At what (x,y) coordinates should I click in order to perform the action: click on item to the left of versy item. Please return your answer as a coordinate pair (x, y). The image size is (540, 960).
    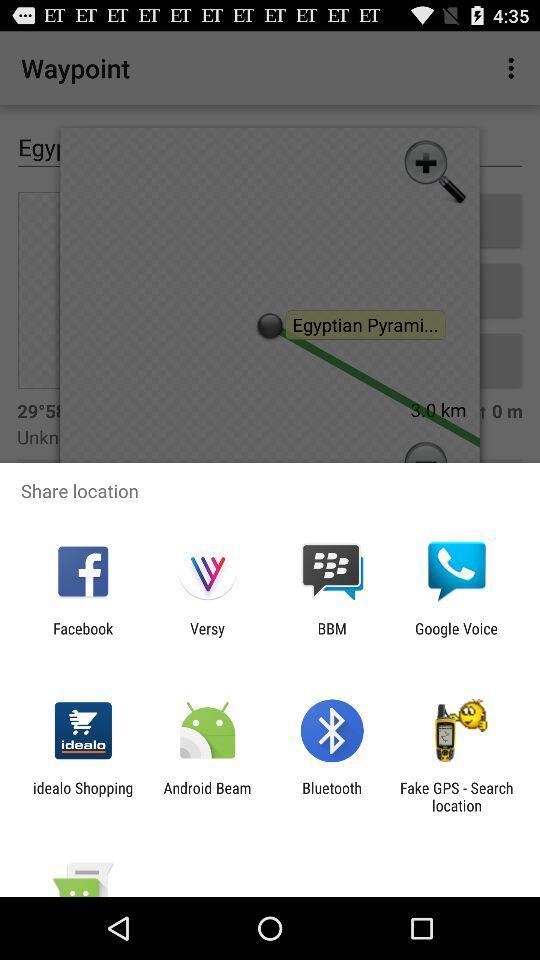
    Looking at the image, I should click on (82, 636).